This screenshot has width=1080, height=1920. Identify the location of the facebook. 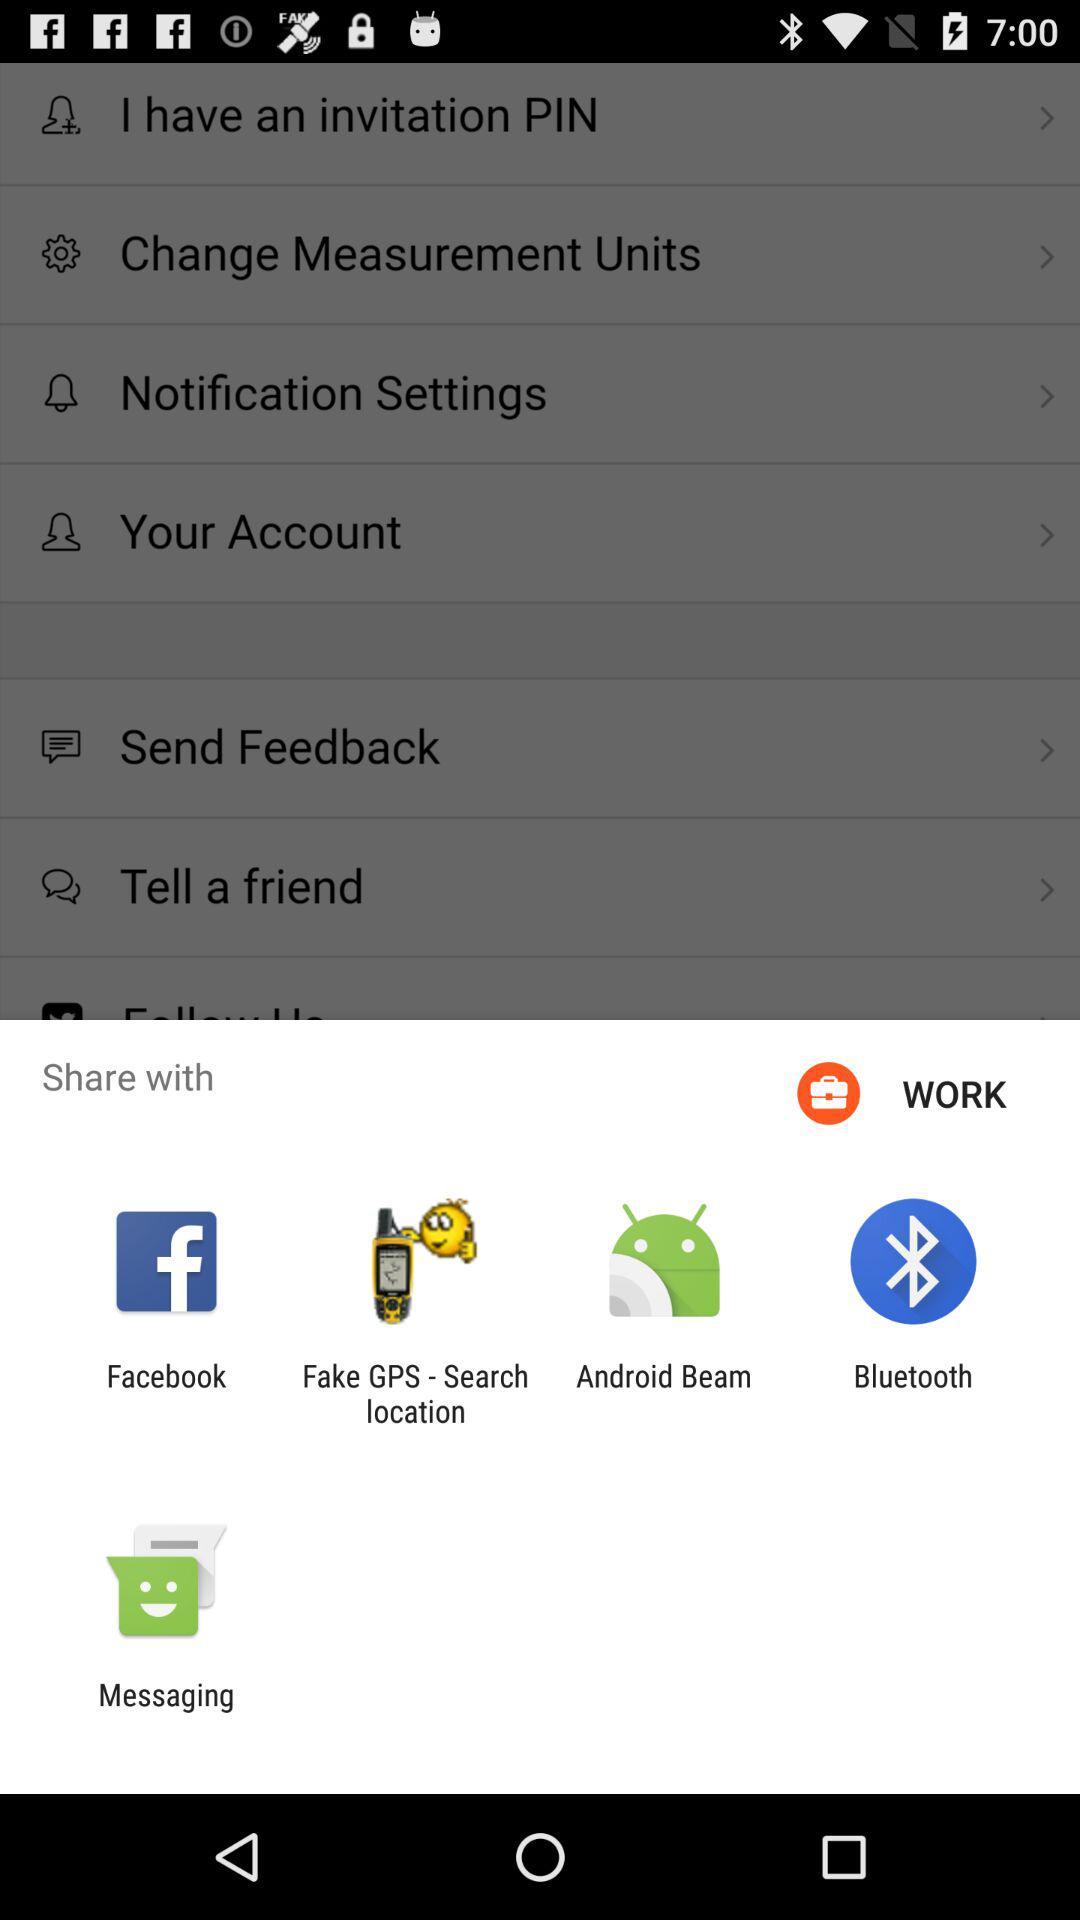
(165, 1392).